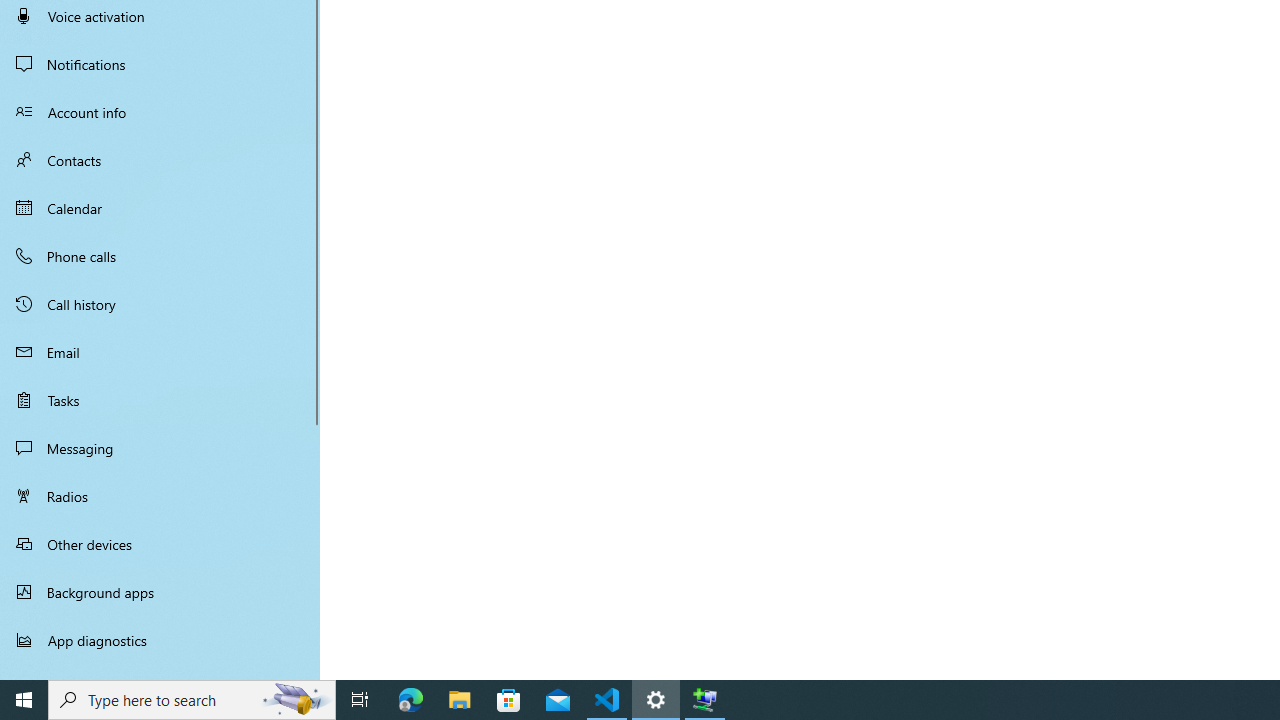  I want to click on 'Background apps', so click(160, 591).